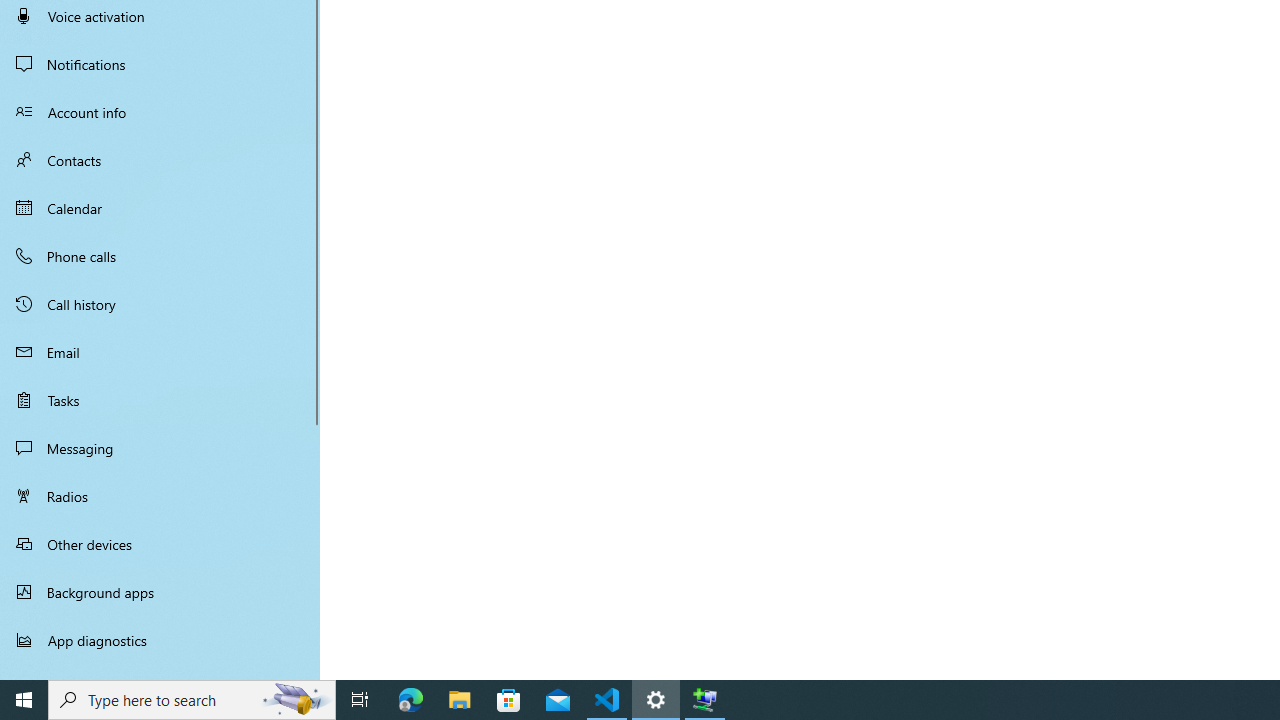  I want to click on 'Background apps', so click(160, 591).